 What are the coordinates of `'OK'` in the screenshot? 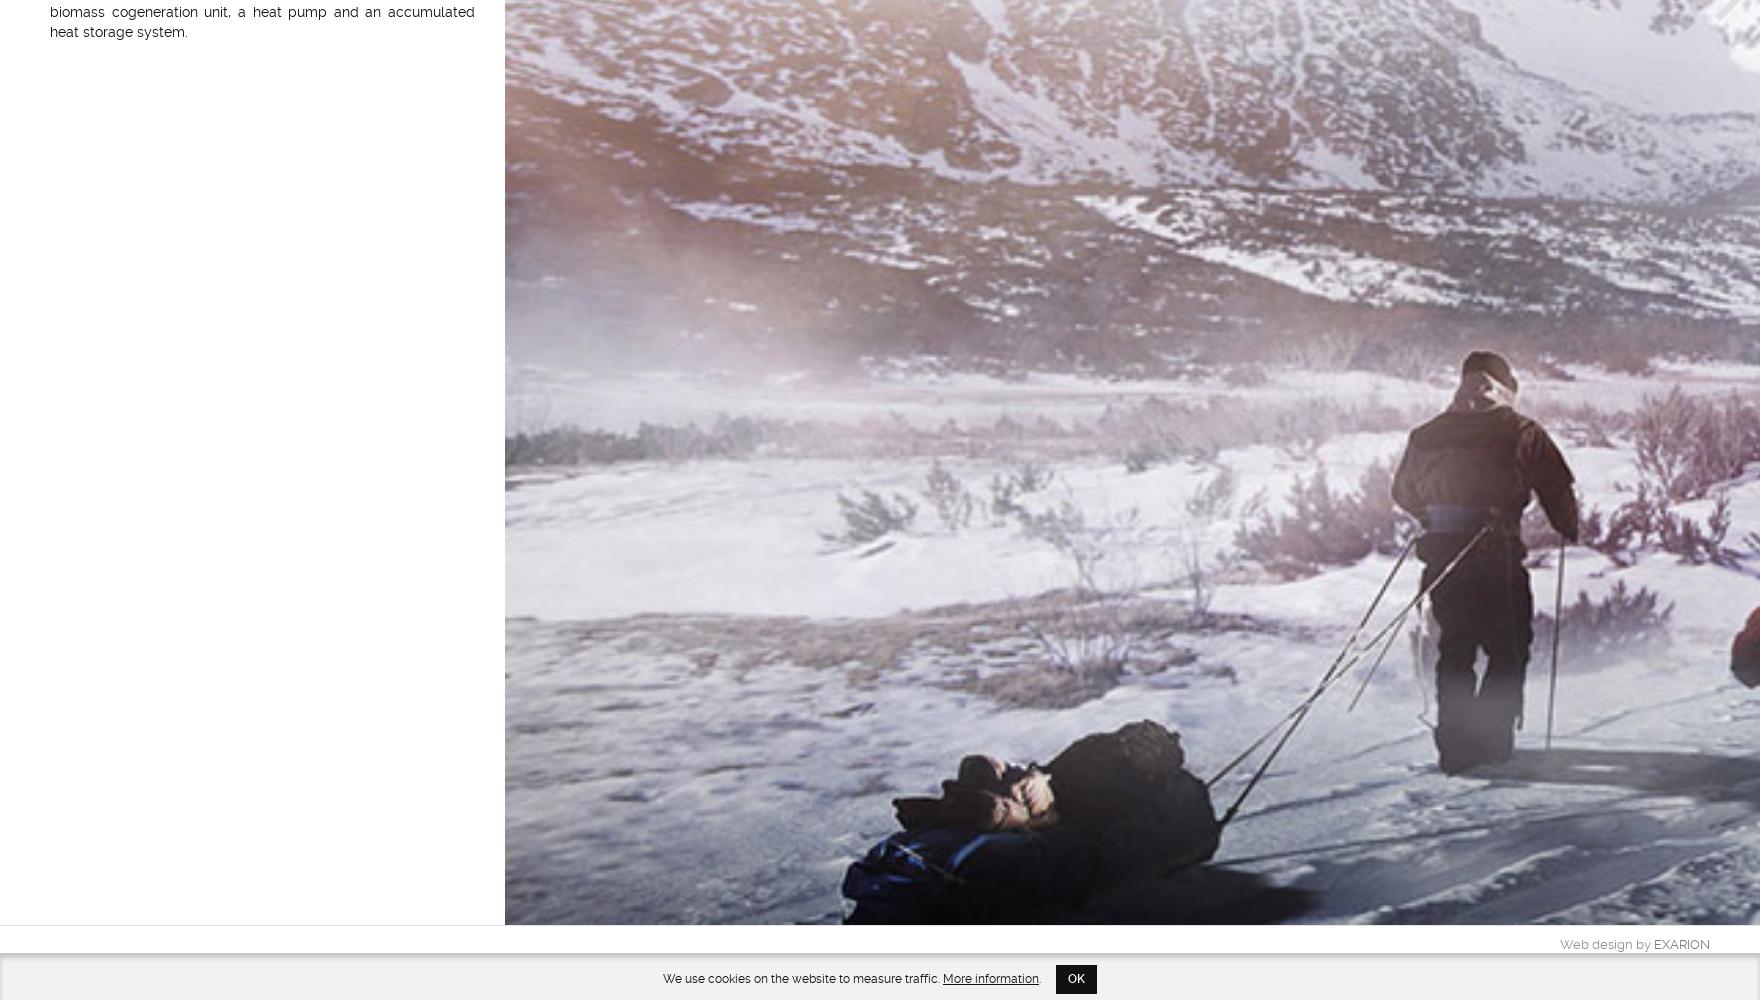 It's located at (1076, 977).